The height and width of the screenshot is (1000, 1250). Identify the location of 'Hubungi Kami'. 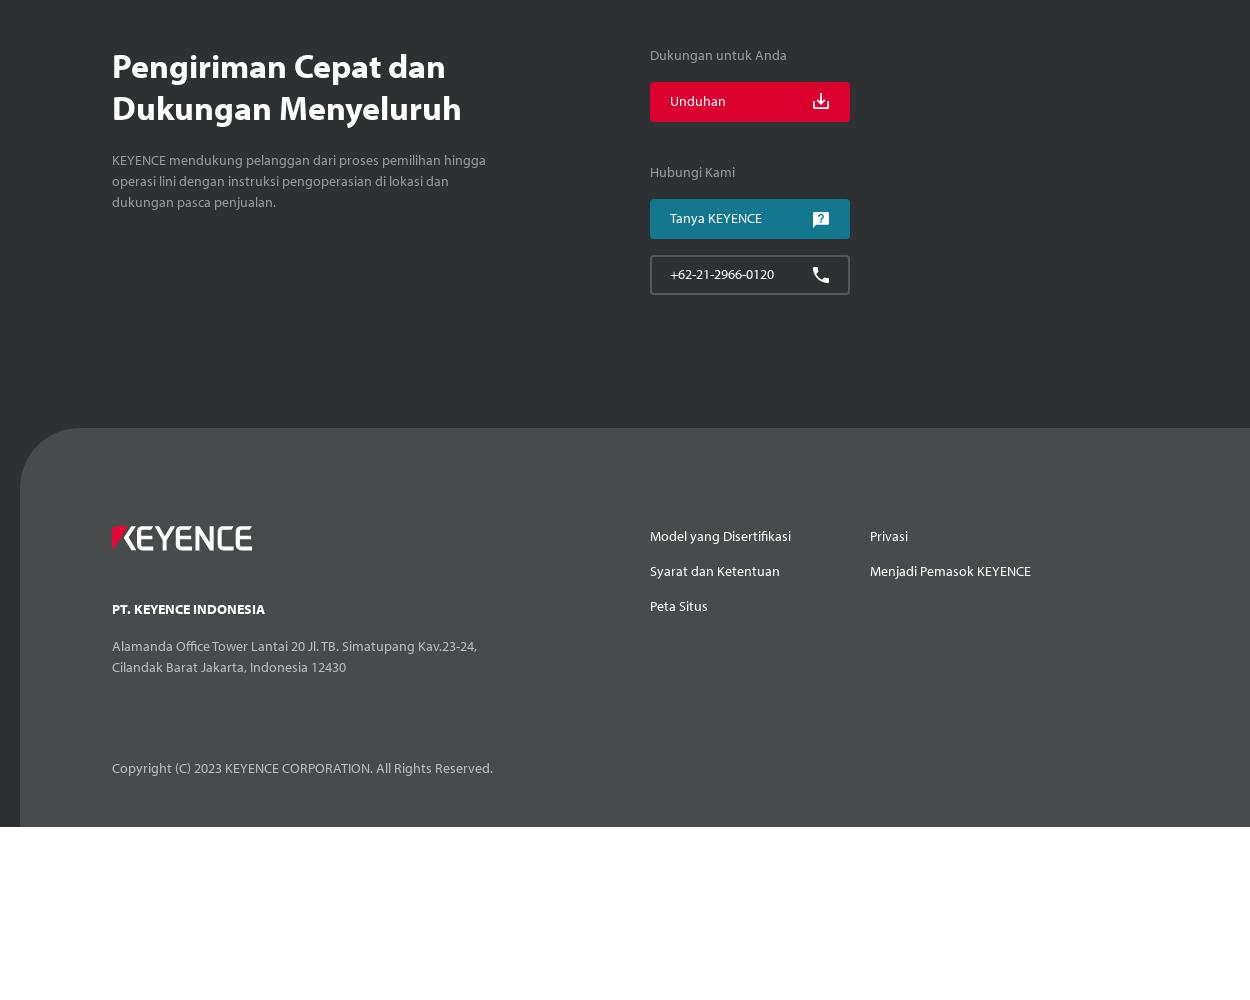
(690, 172).